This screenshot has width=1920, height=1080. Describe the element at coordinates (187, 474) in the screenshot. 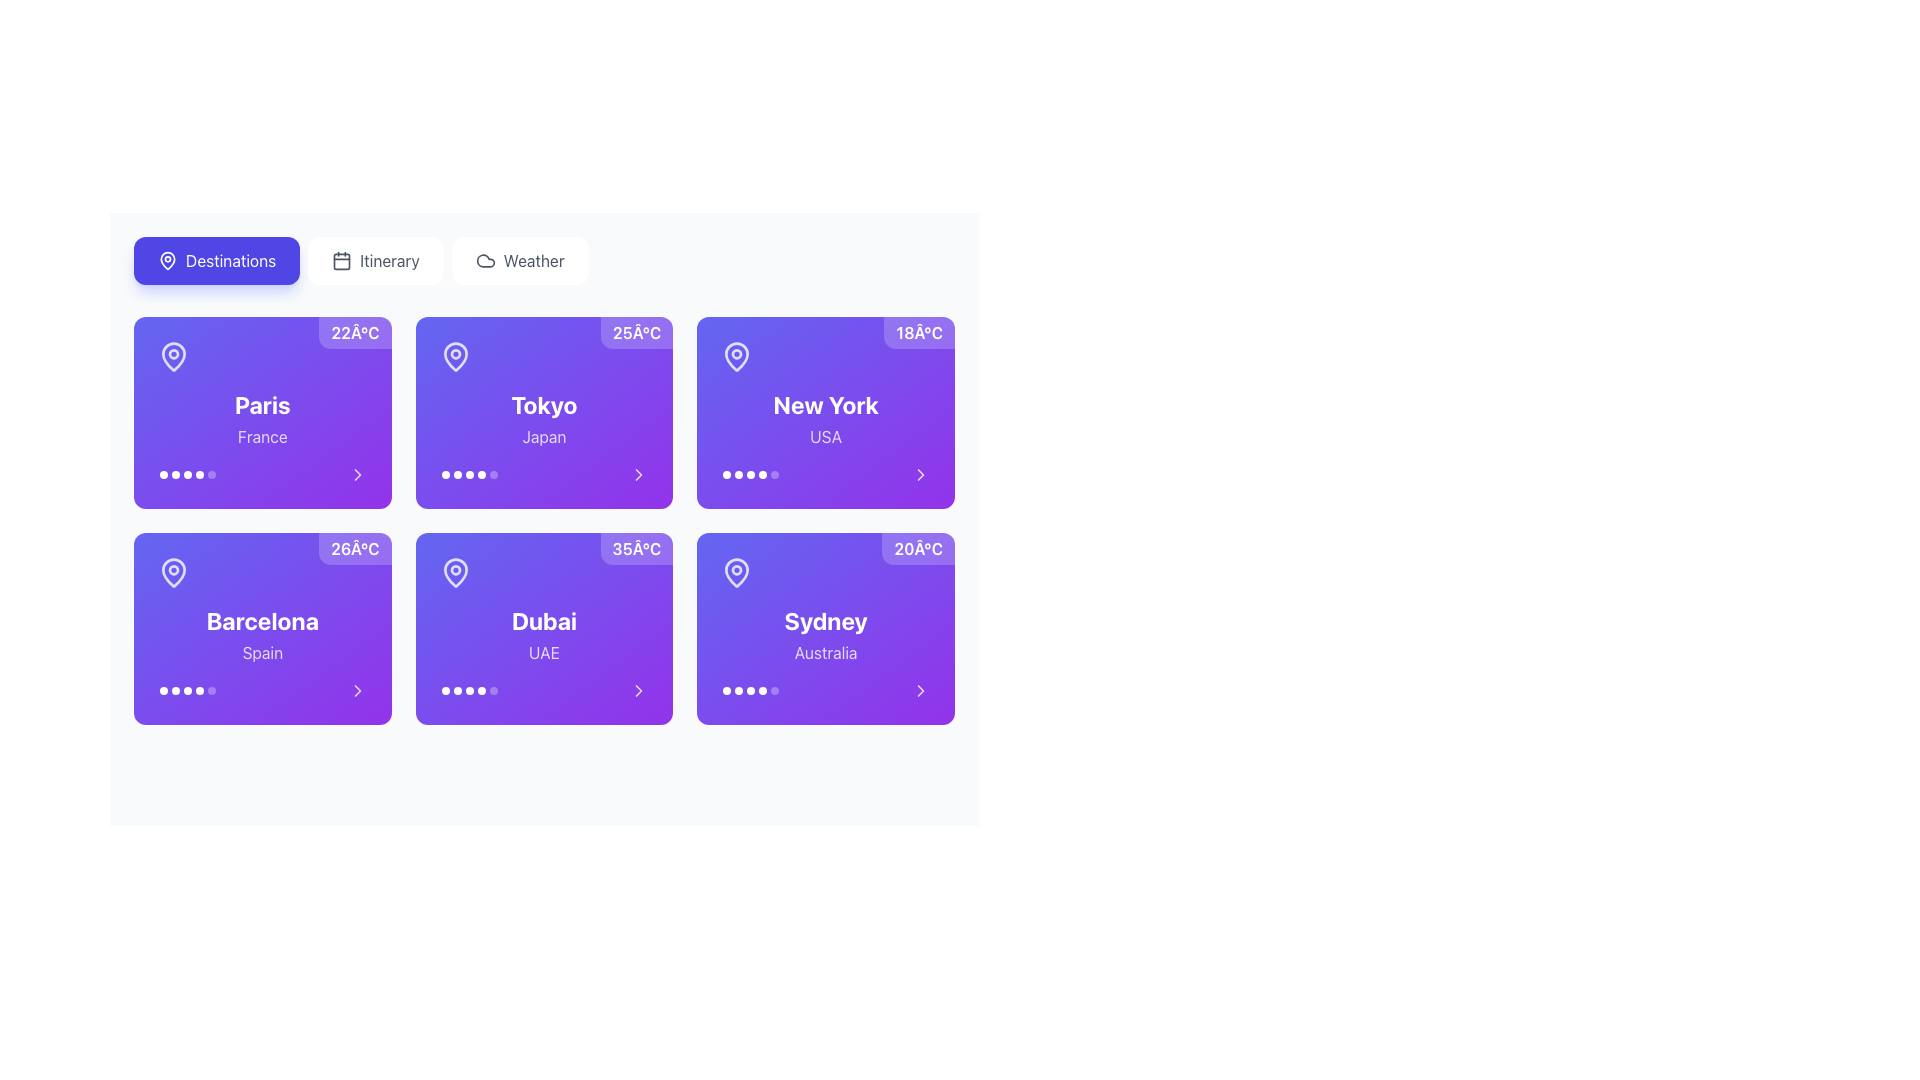

I see `the current selection indicated by the highlighted dot in the pagination indicator located at the bottom center of the 'Paris, France' card` at that location.